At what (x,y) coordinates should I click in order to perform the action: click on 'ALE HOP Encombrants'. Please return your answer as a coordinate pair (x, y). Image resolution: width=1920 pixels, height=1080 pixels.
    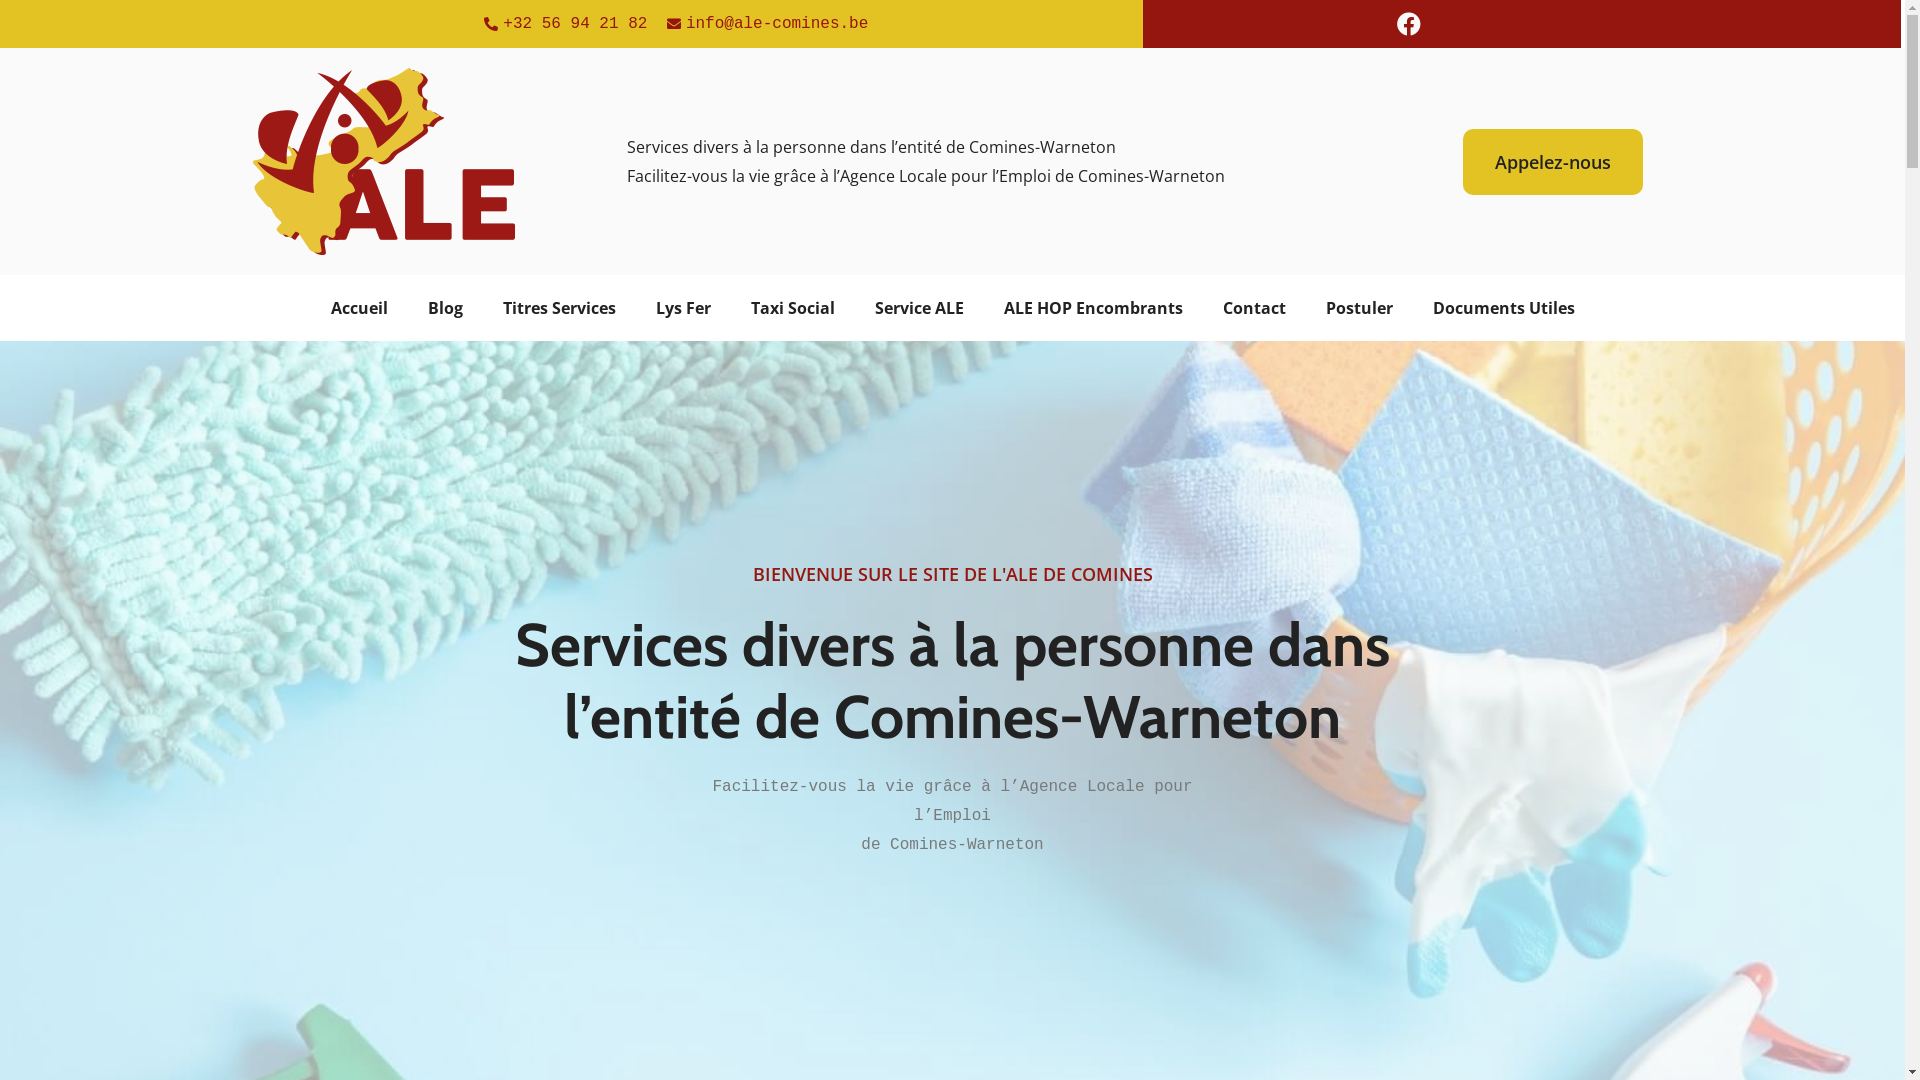
    Looking at the image, I should click on (1092, 308).